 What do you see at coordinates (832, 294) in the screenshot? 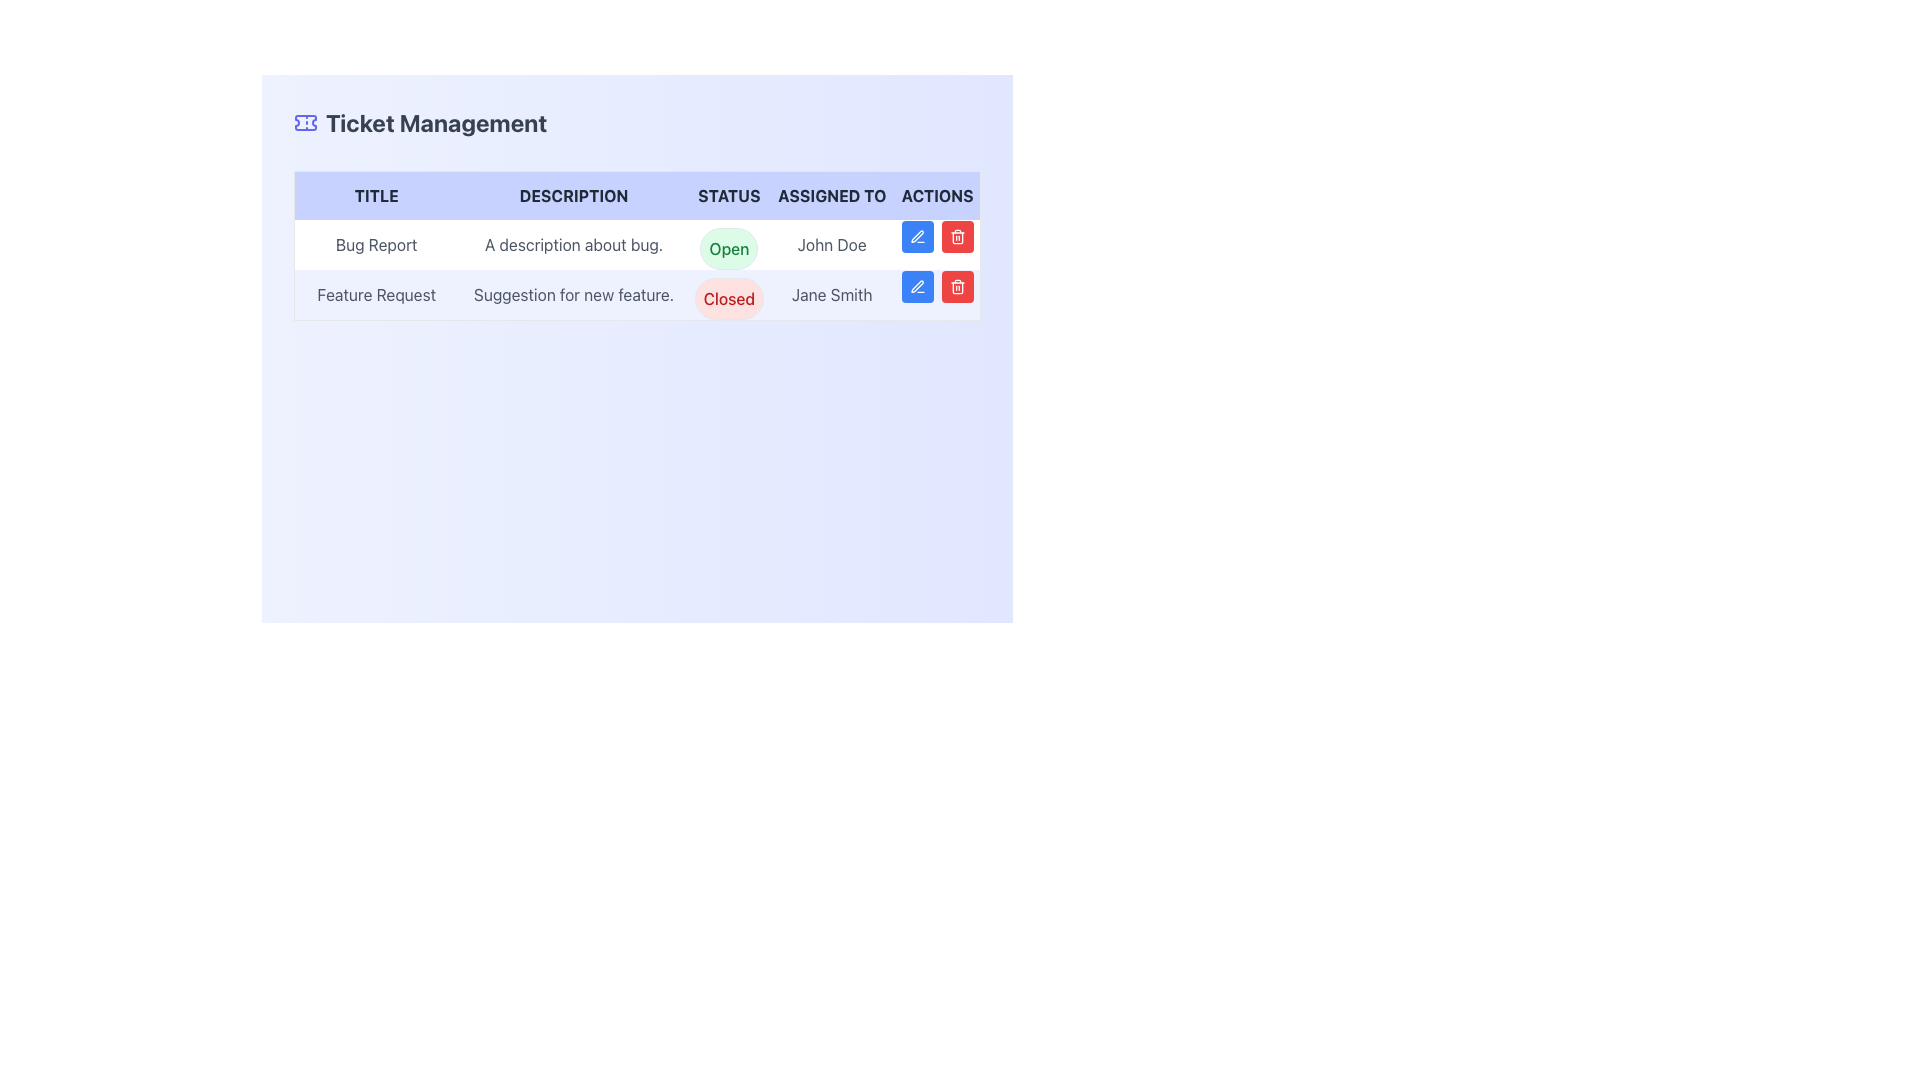
I see `the text label displaying 'Jane Smith' which is located in the second data row under the 'ASSIGNED TO' column of the table` at bounding box center [832, 294].